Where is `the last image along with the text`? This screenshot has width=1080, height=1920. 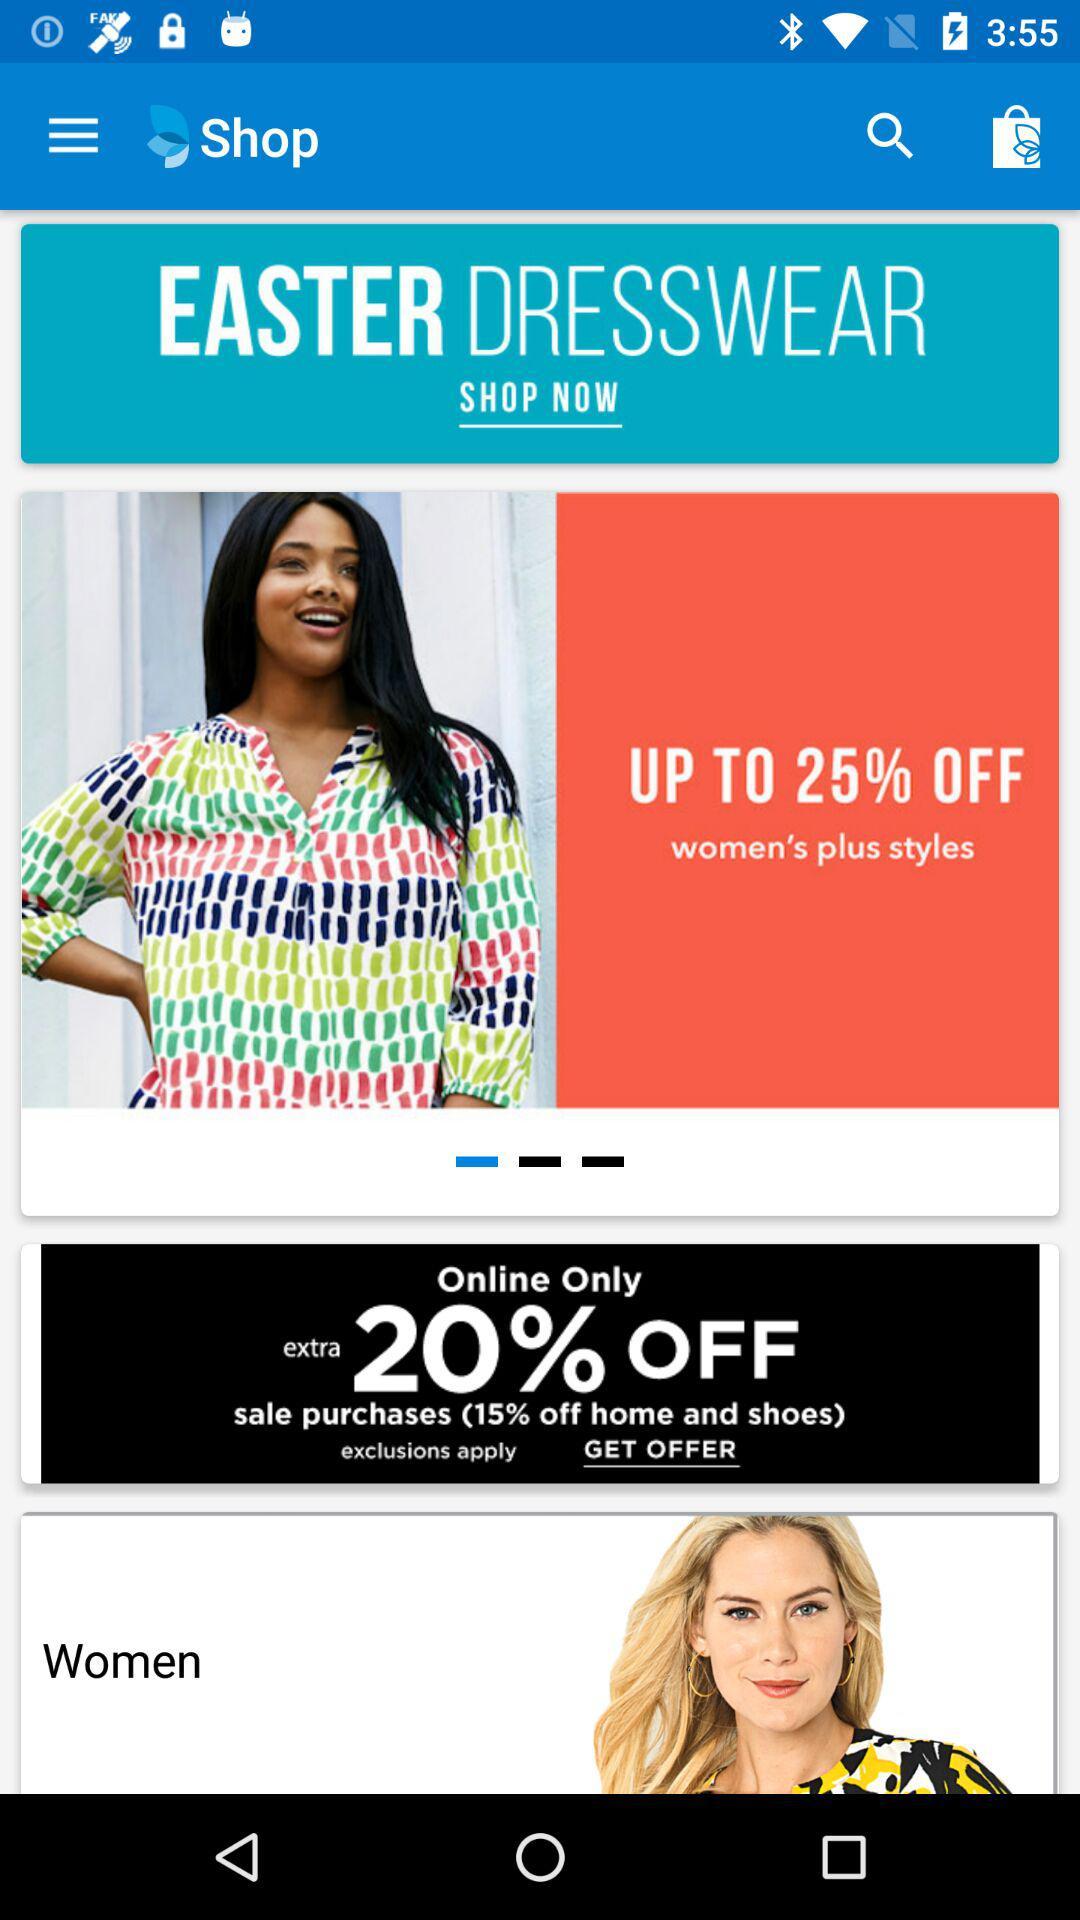 the last image along with the text is located at coordinates (540, 1646).